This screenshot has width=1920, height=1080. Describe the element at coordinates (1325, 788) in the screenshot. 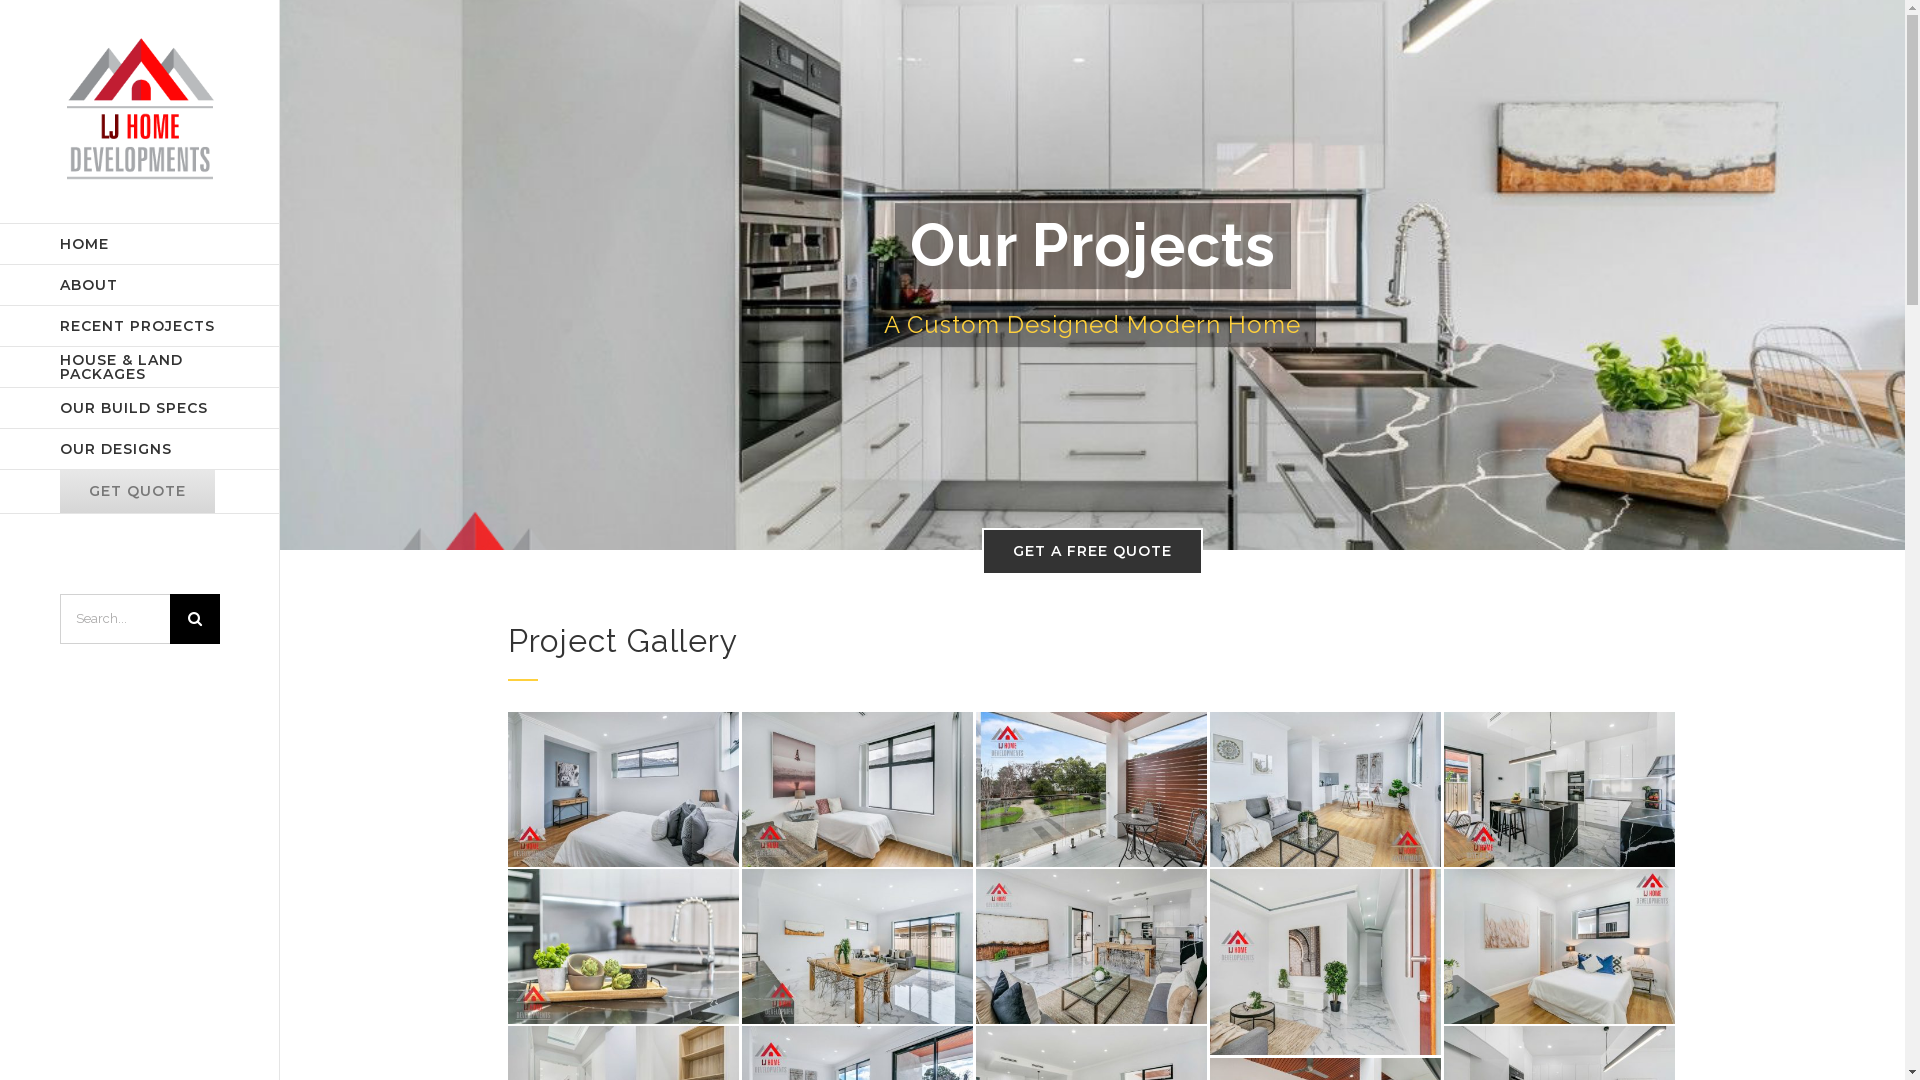

I see `'13'` at that location.